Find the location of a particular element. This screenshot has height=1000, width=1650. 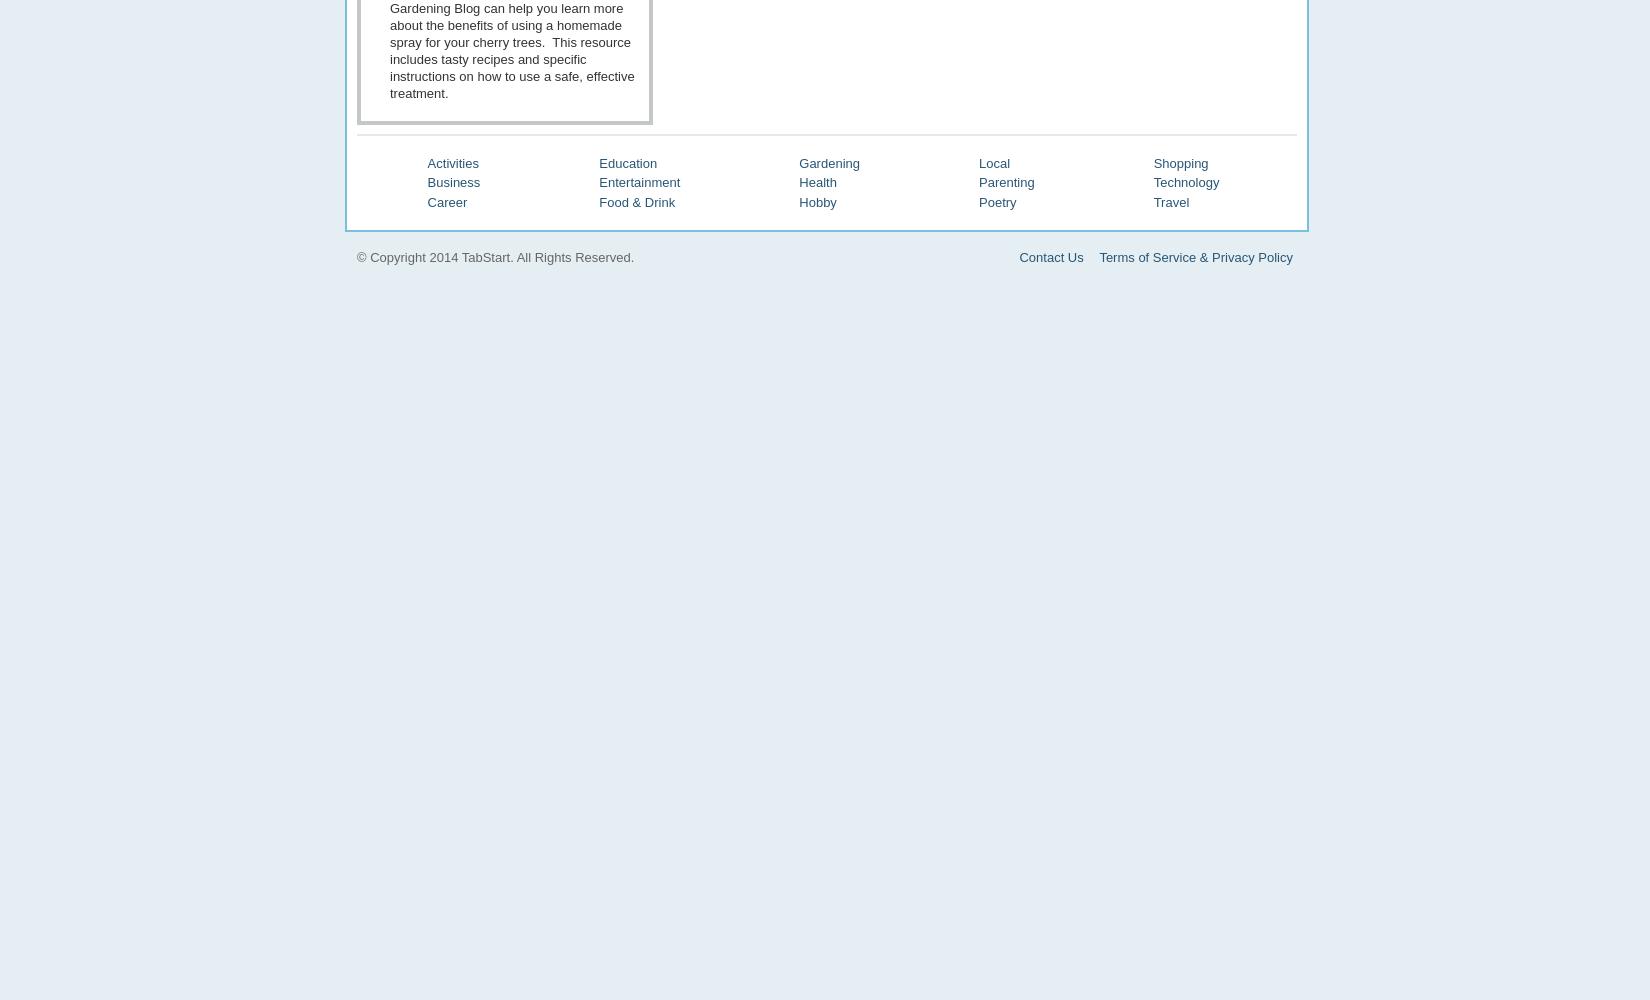

'Business' is located at coordinates (426, 182).